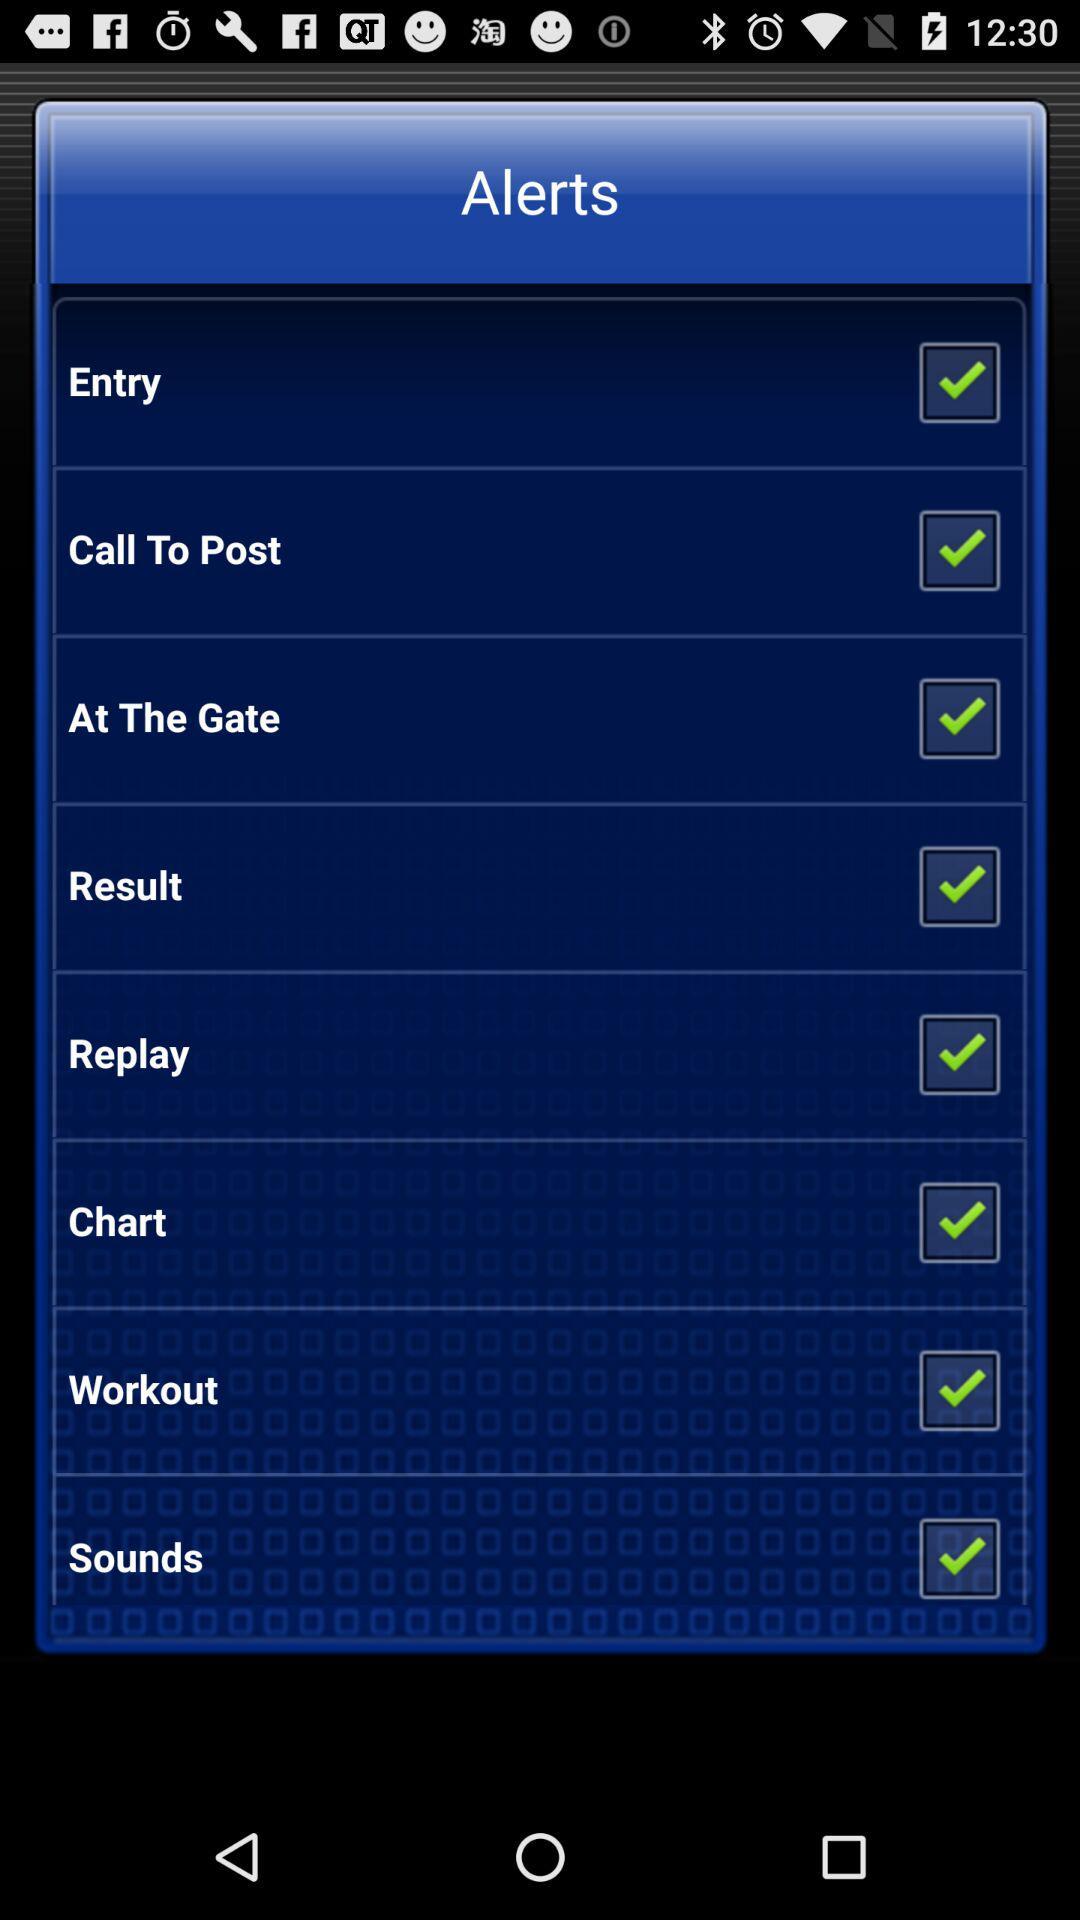 Image resolution: width=1080 pixels, height=1920 pixels. Describe the element at coordinates (957, 1387) in the screenshot. I see `item next to the workout` at that location.